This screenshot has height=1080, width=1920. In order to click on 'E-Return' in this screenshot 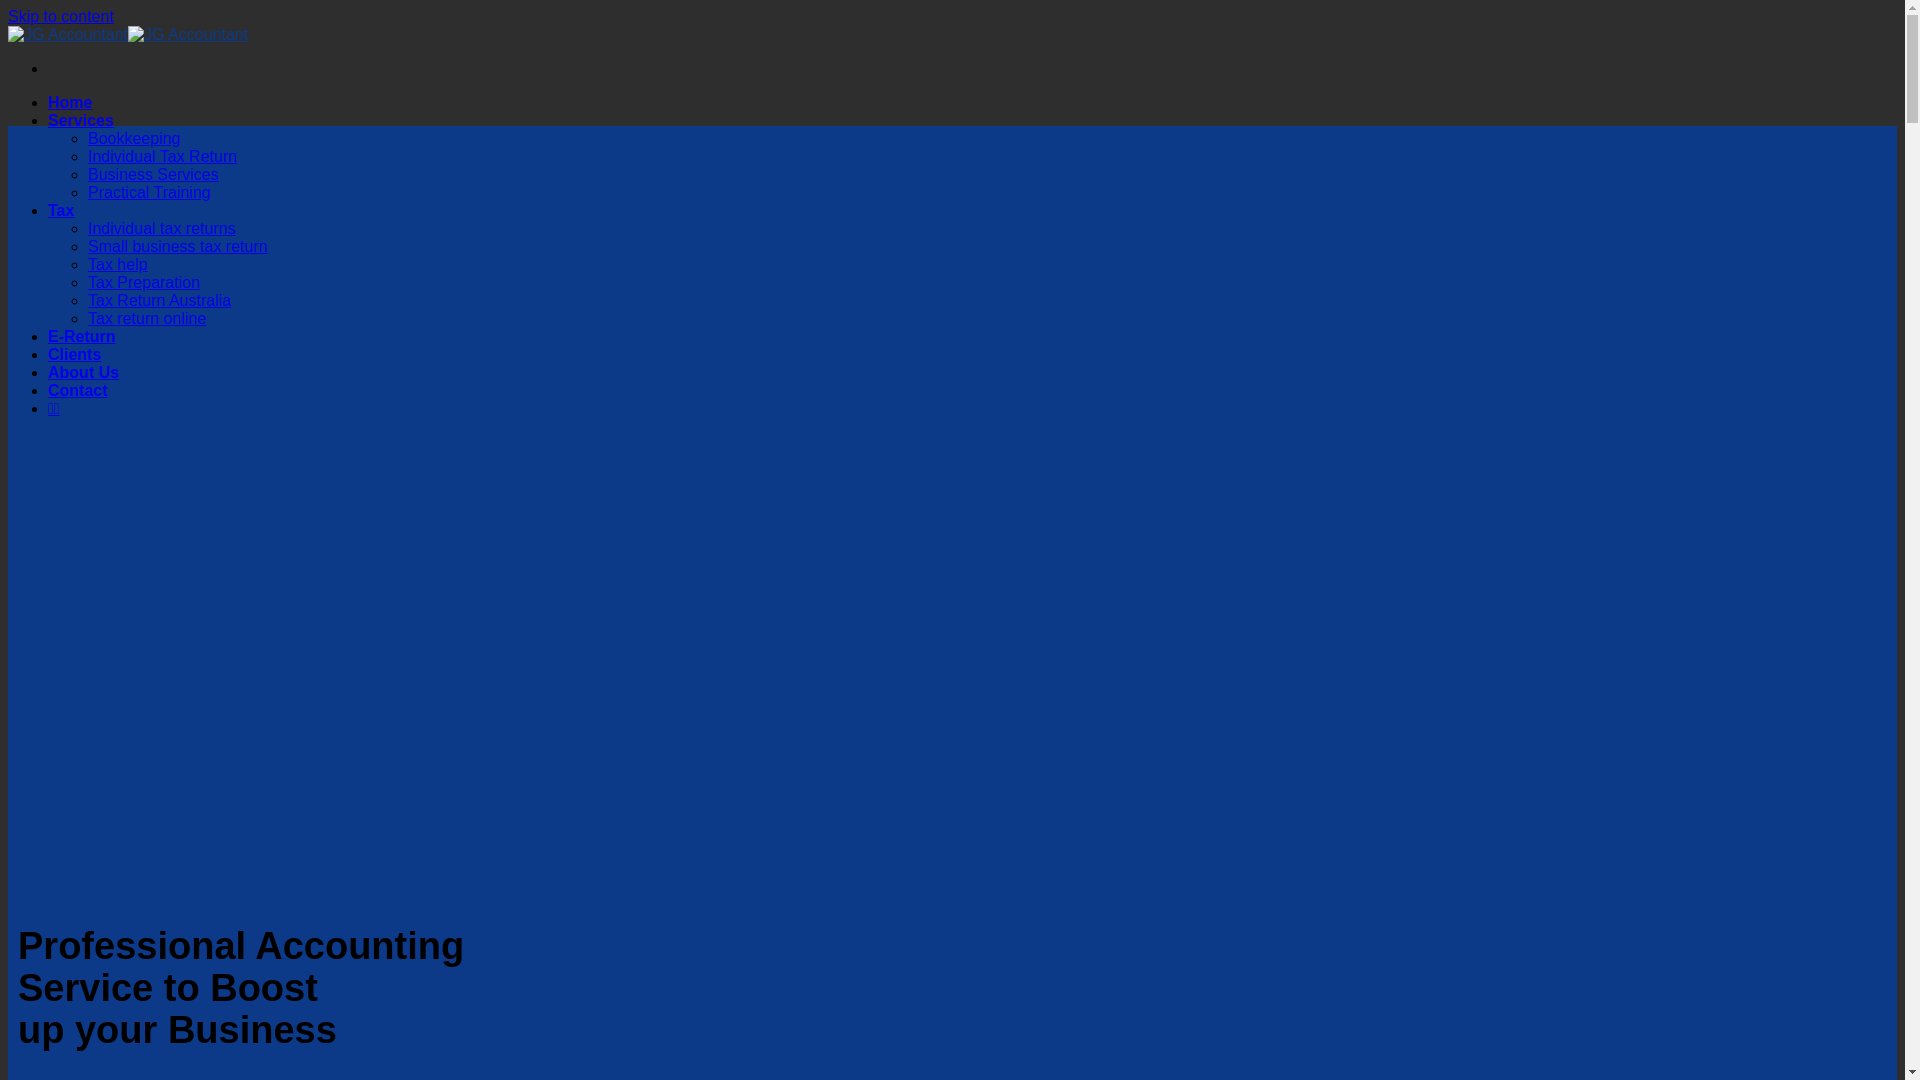, I will do `click(48, 335)`.